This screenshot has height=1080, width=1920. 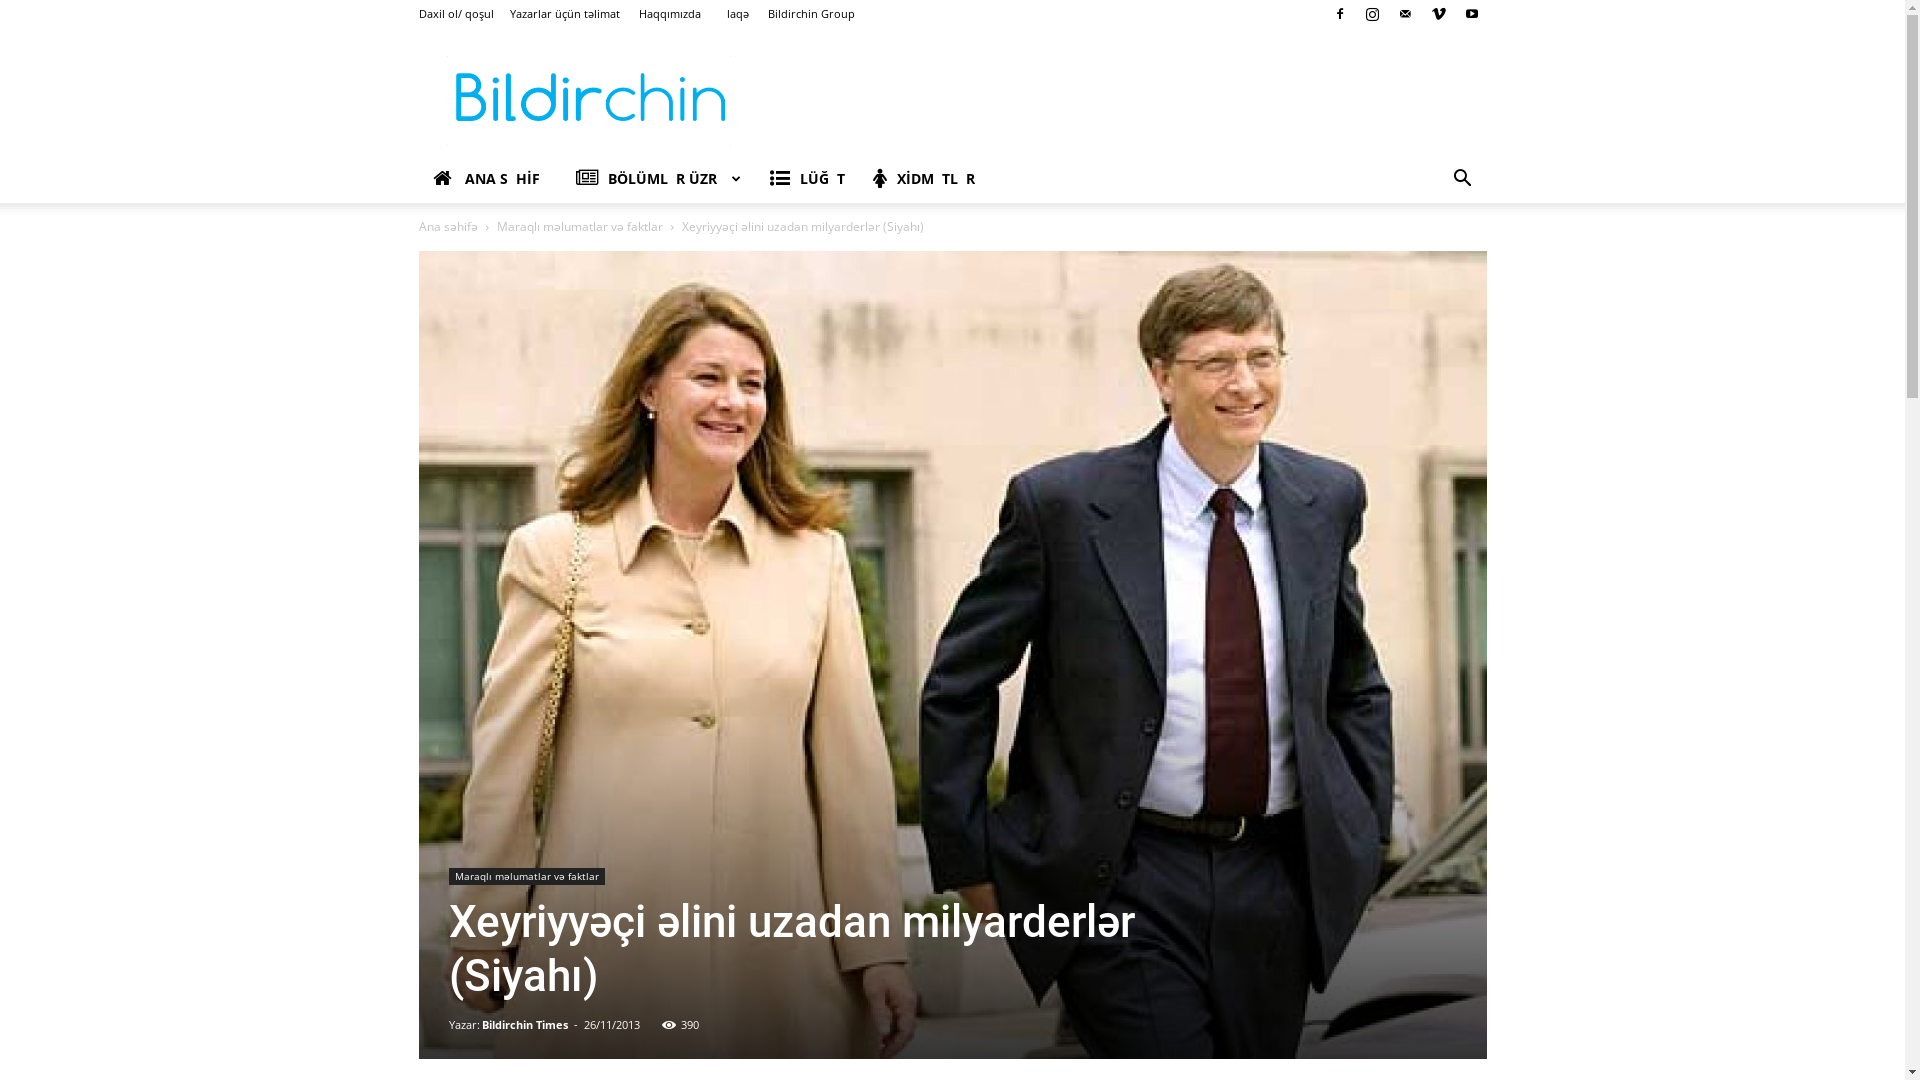 I want to click on 'Bildirchin Times', so click(x=524, y=1024).